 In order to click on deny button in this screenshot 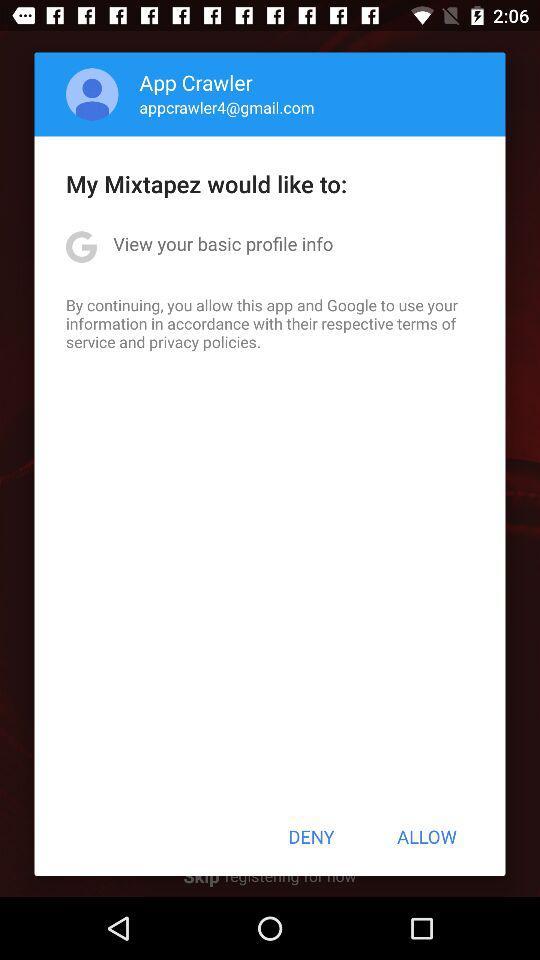, I will do `click(311, 836)`.